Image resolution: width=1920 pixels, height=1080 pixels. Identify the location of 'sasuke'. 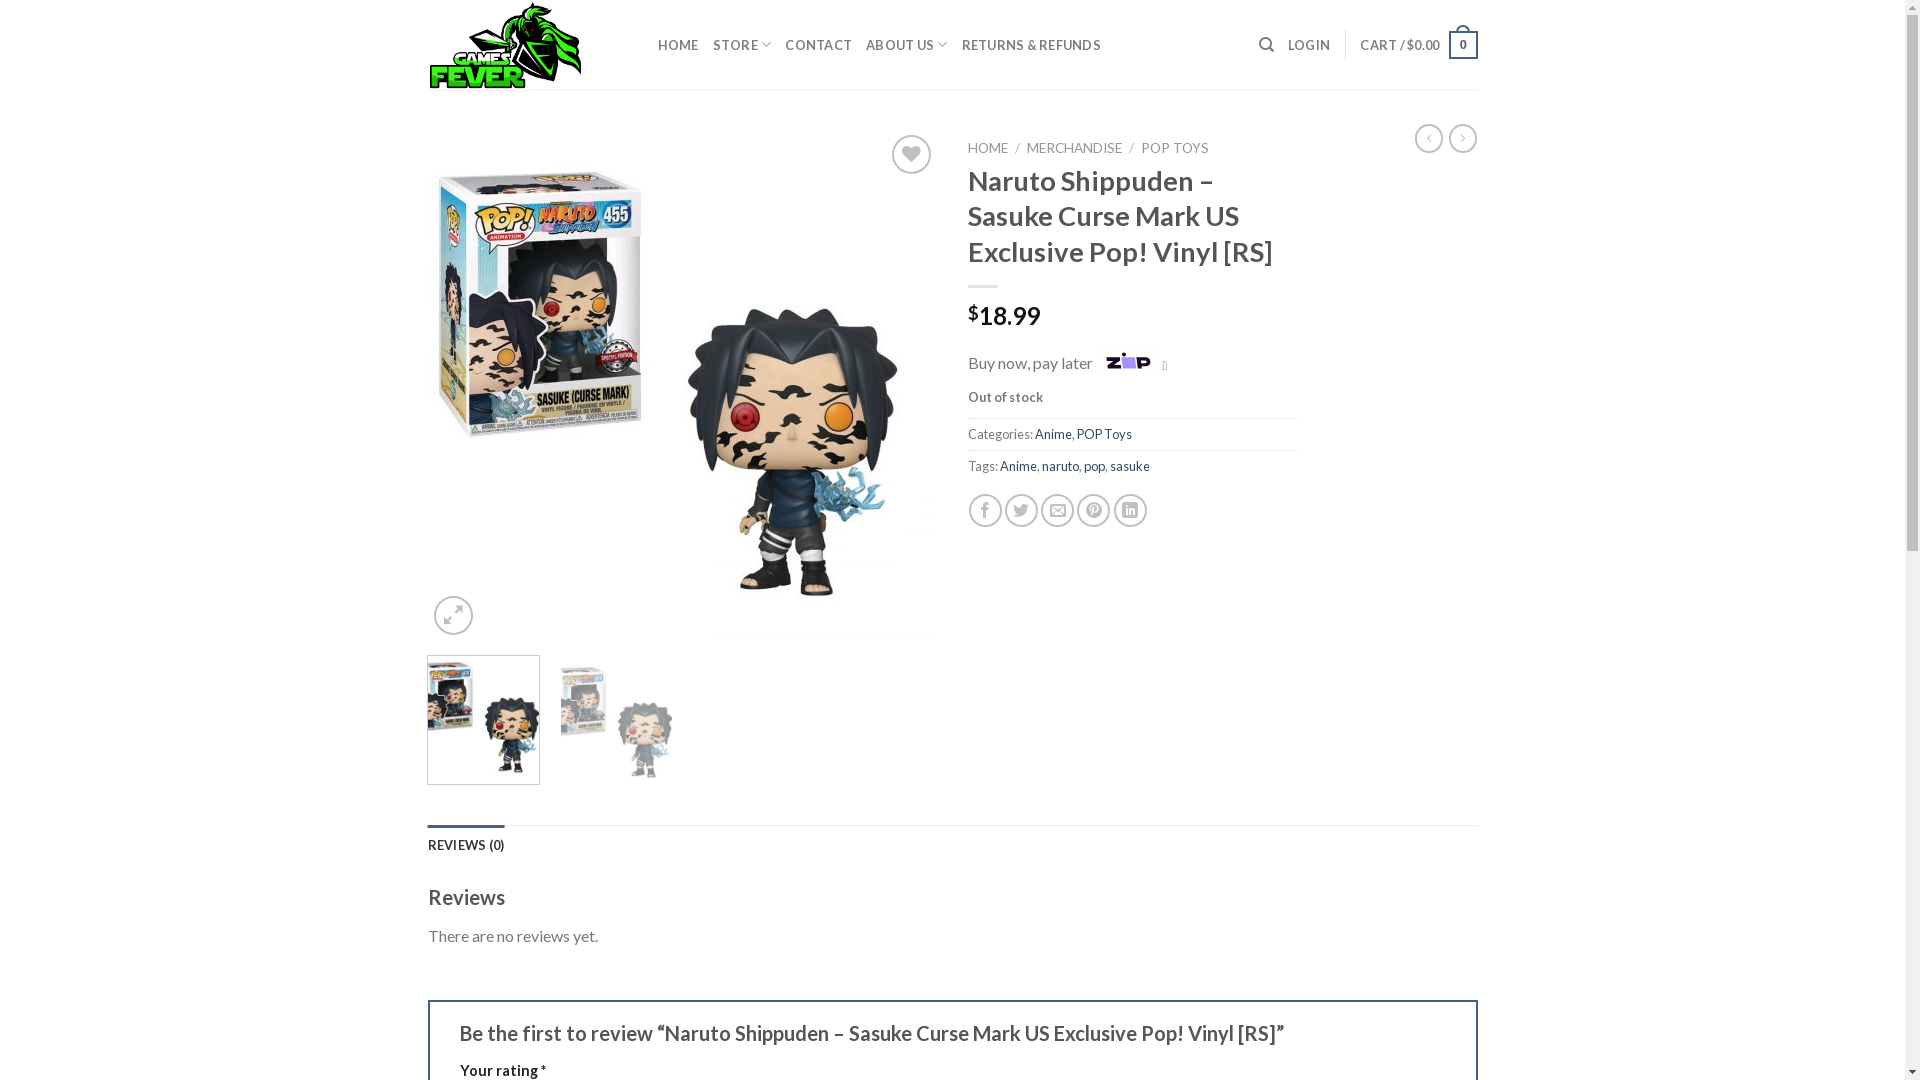
(1129, 466).